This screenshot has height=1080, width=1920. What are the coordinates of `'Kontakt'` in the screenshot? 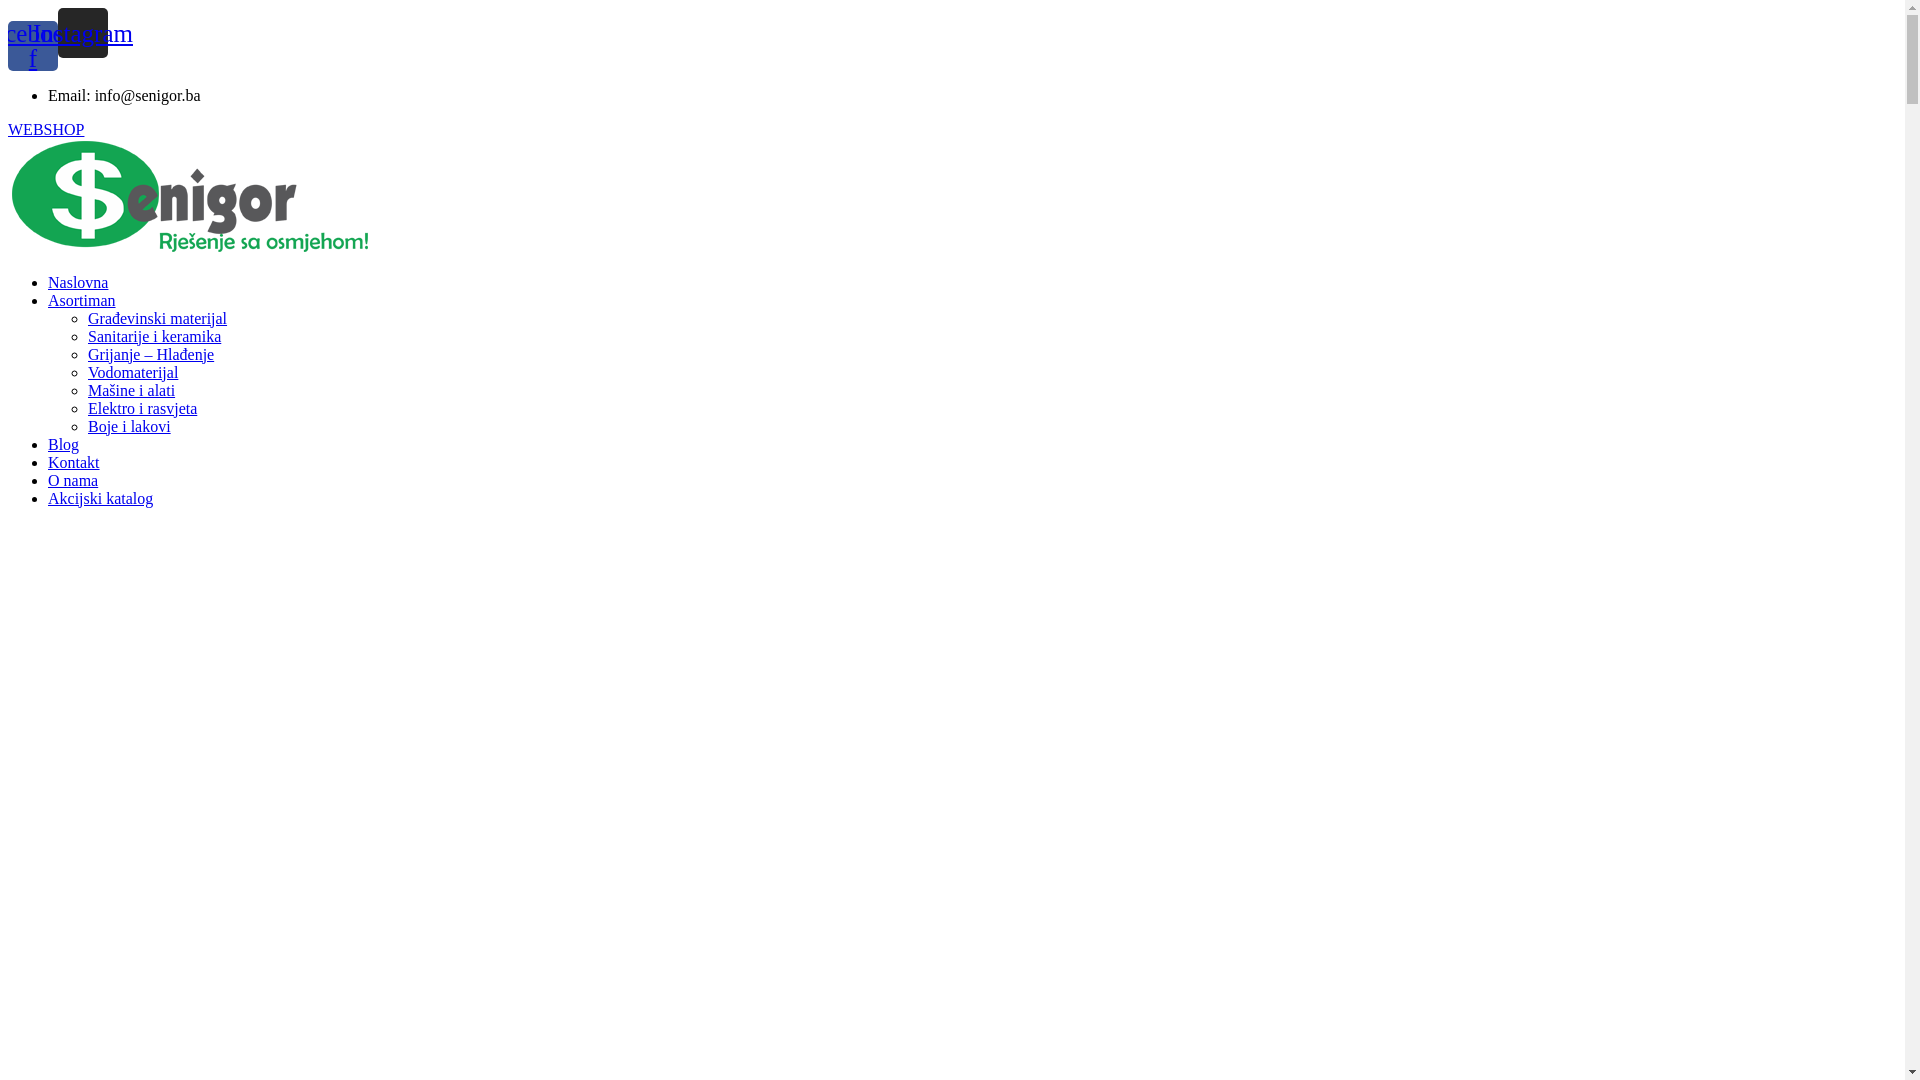 It's located at (73, 462).